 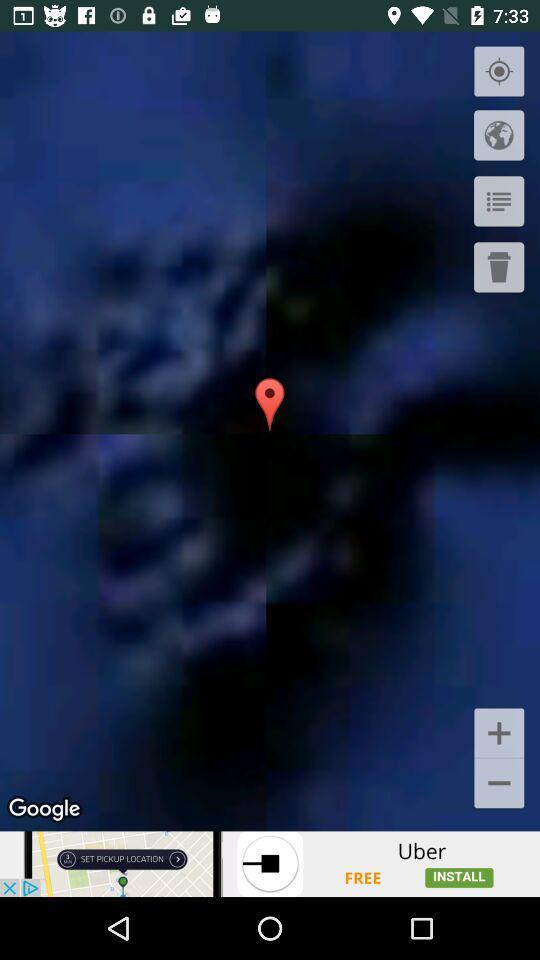 What do you see at coordinates (498, 201) in the screenshot?
I see `the list icon` at bounding box center [498, 201].